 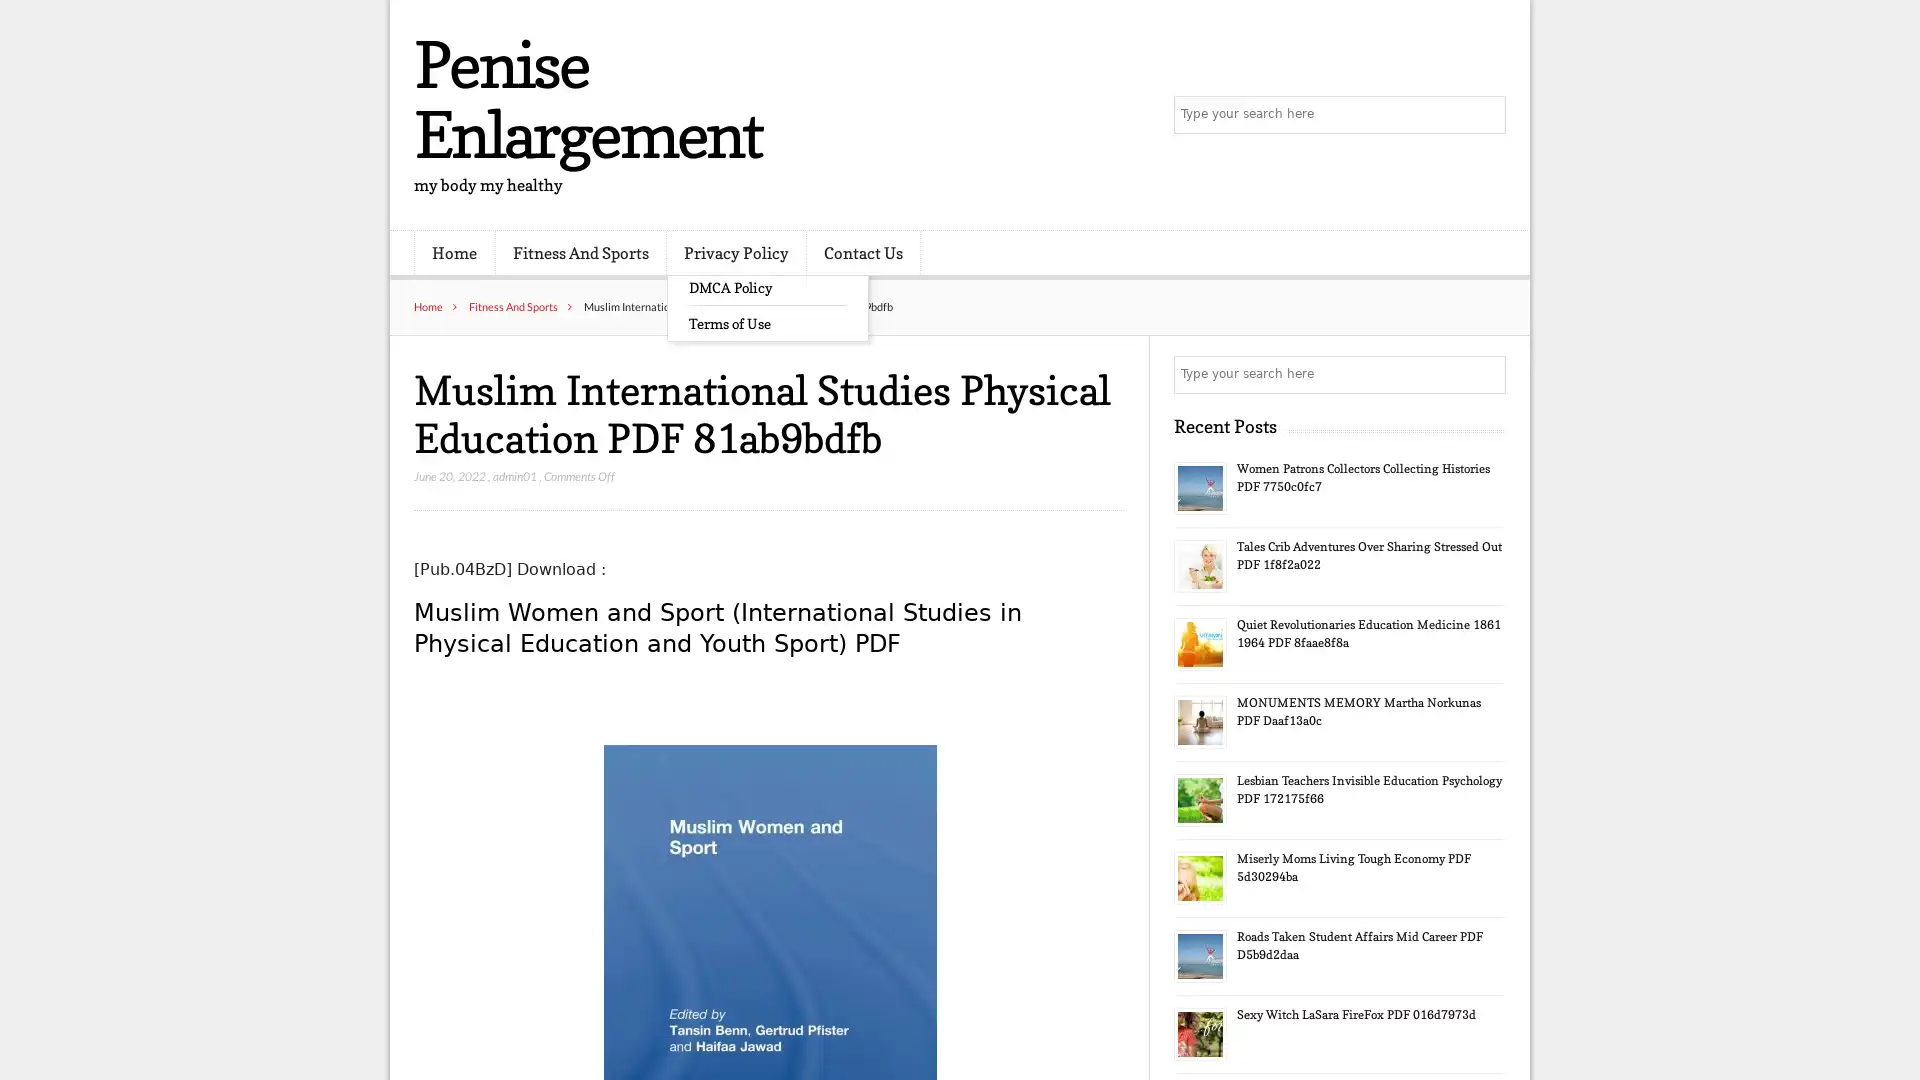 What do you see at coordinates (1485, 115) in the screenshot?
I see `Search` at bounding box center [1485, 115].